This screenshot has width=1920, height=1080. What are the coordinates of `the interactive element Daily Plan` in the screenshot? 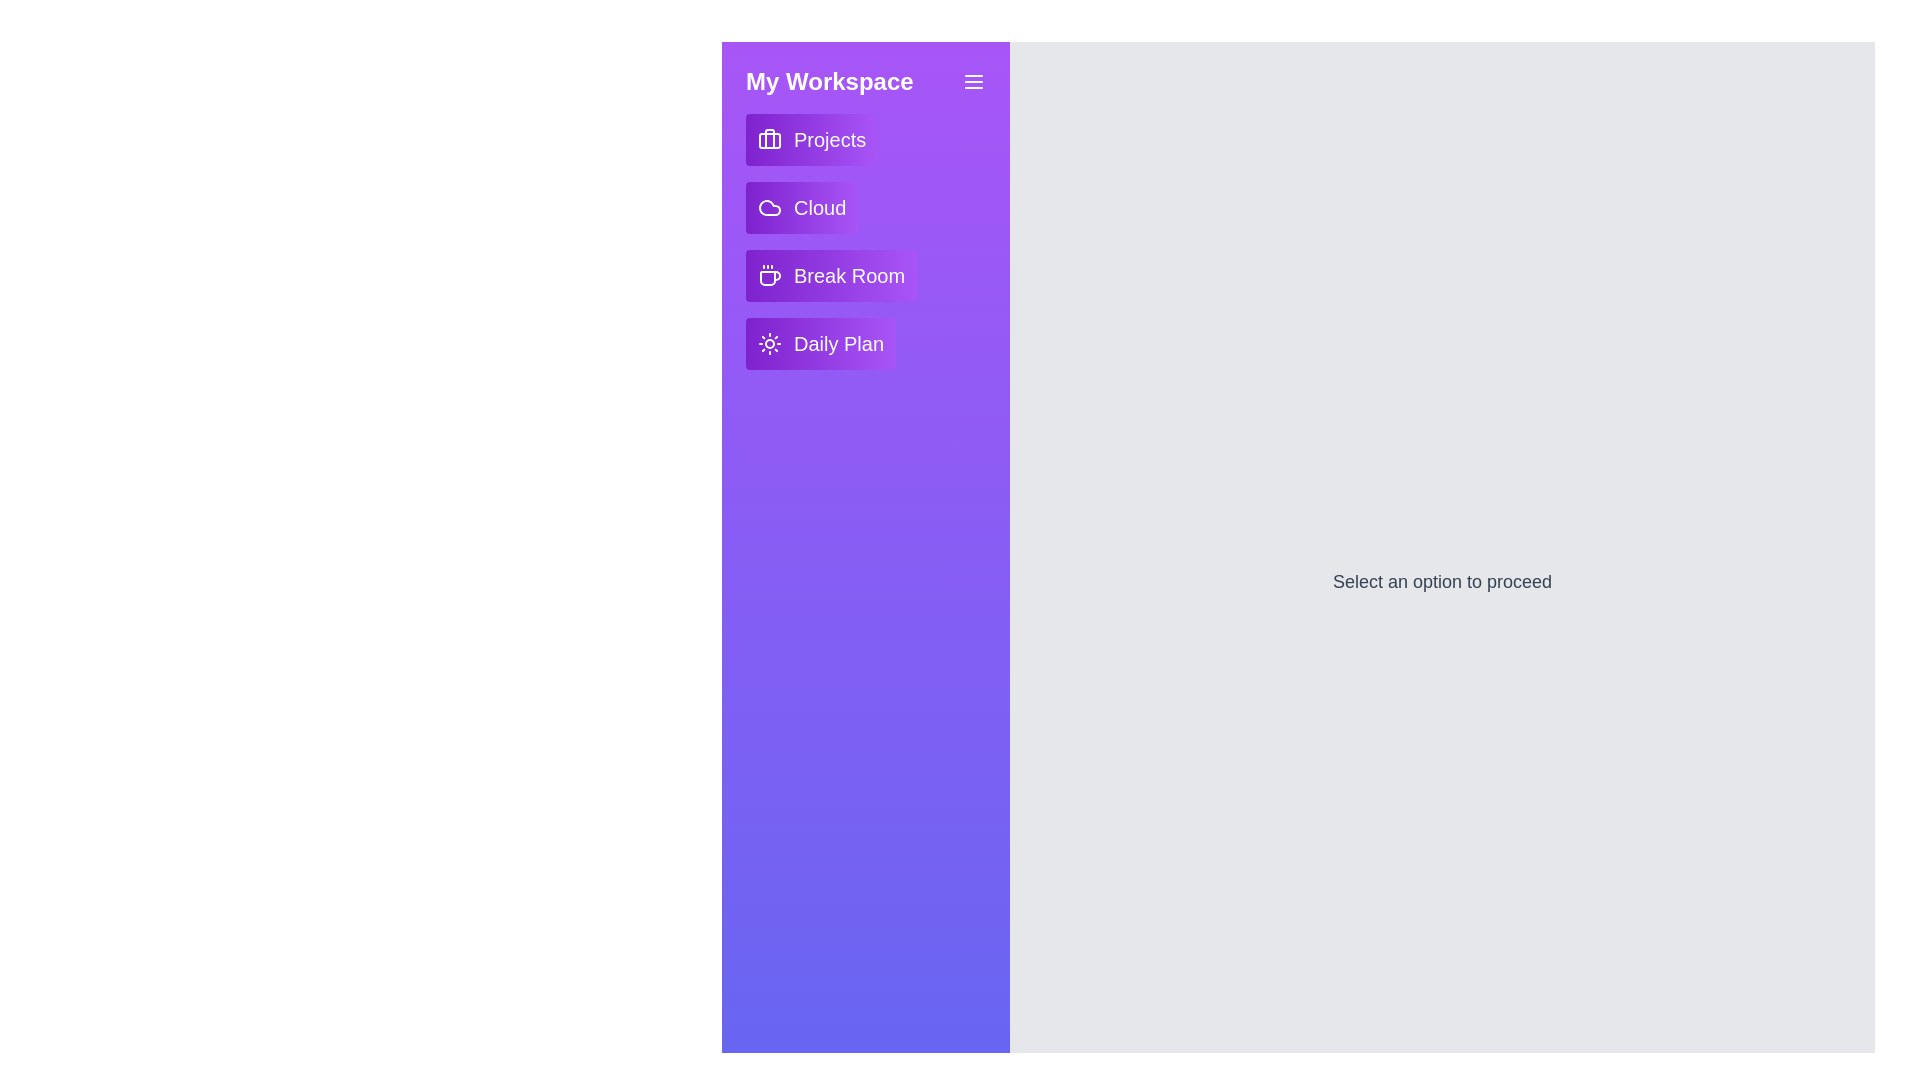 It's located at (820, 342).